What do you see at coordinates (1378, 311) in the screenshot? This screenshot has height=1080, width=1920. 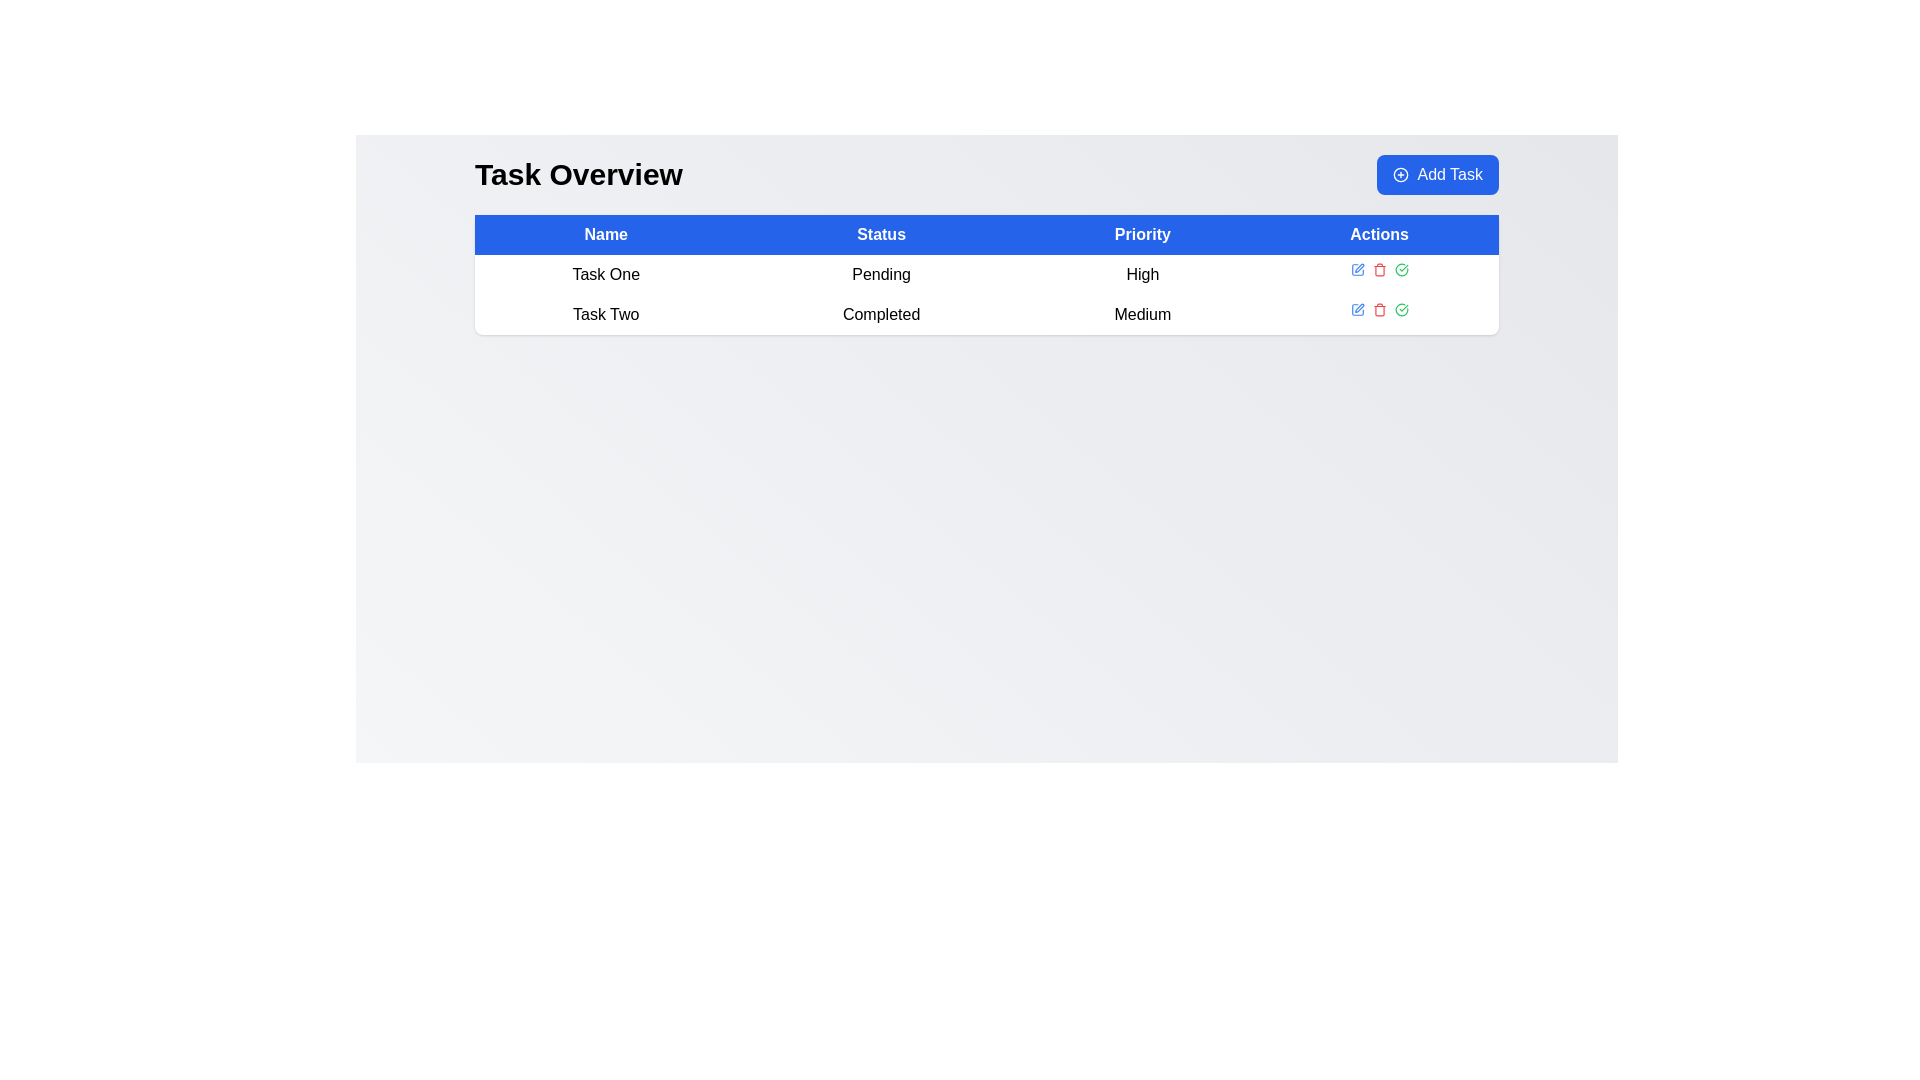 I see `the SVG trash can icon located in the 'Actions' column of the second row in the table` at bounding box center [1378, 311].